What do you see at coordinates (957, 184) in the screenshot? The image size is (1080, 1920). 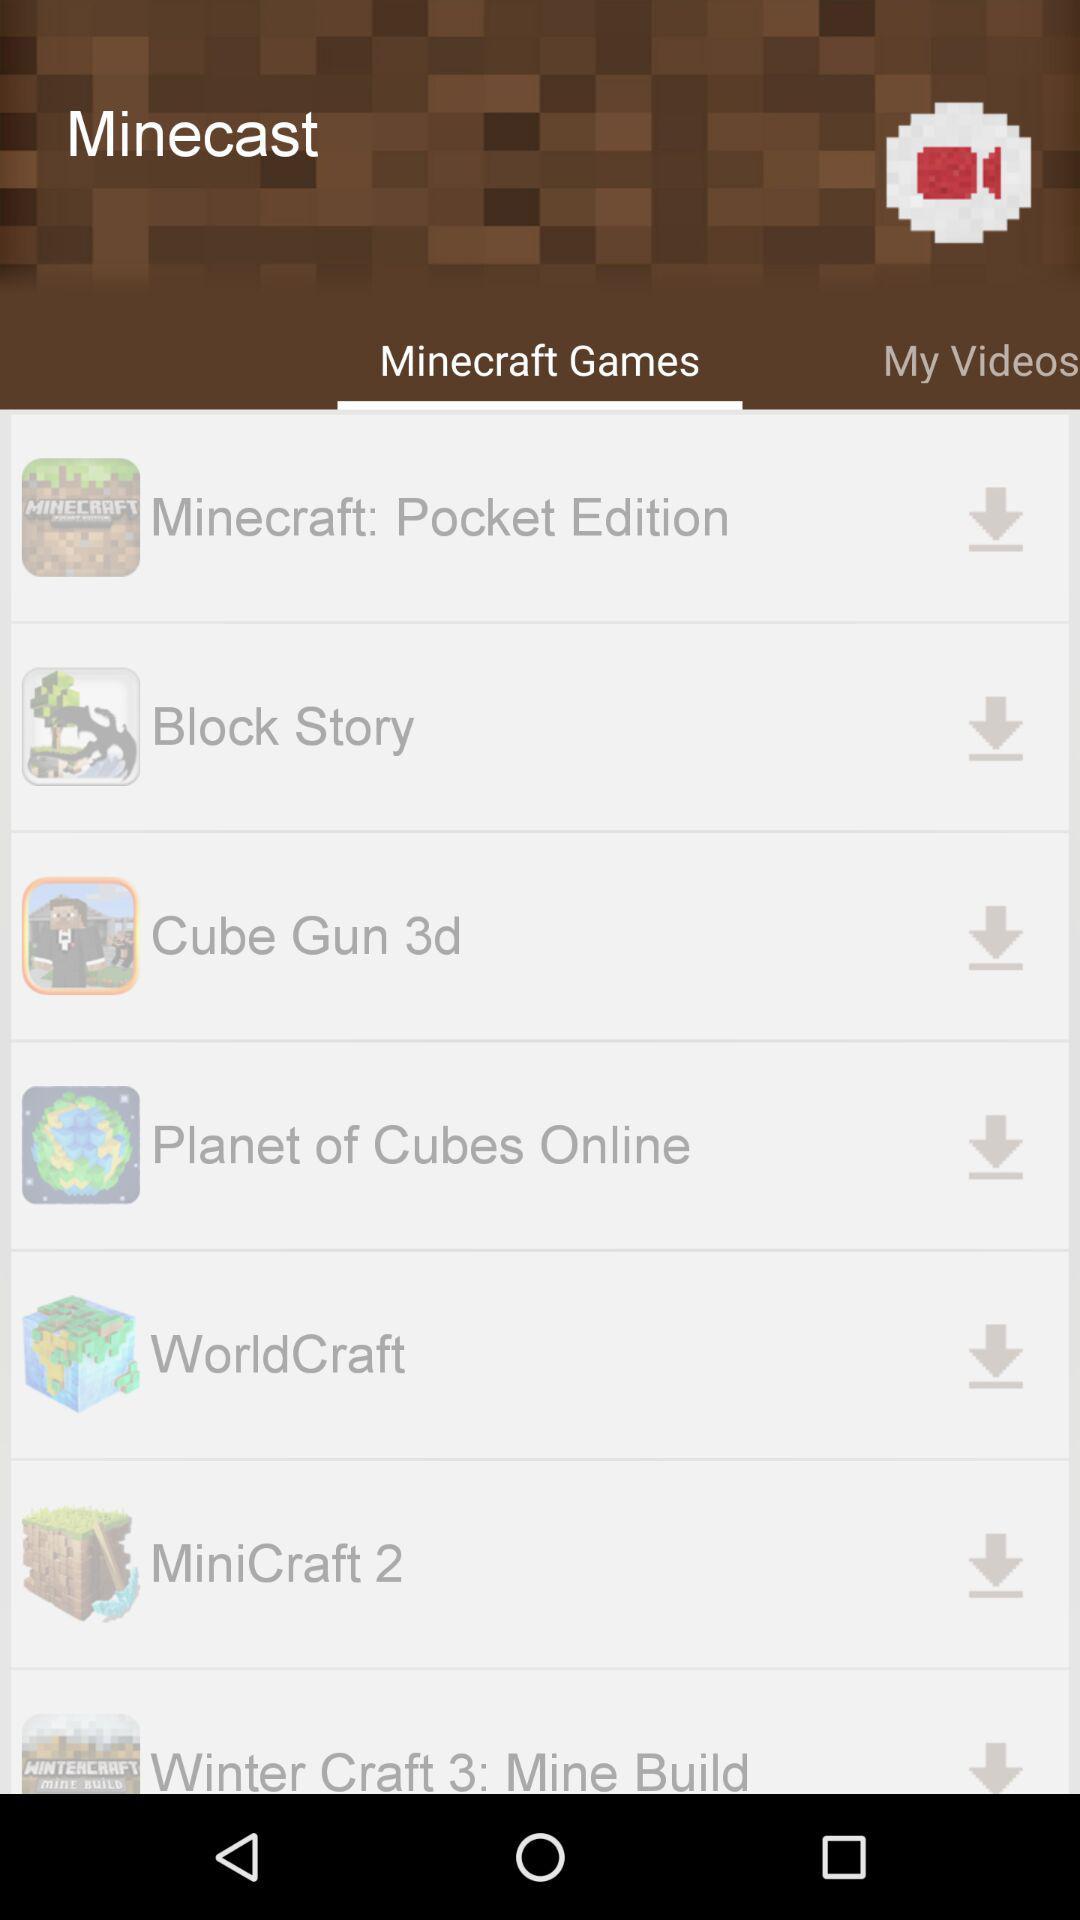 I see `the videocam icon` at bounding box center [957, 184].